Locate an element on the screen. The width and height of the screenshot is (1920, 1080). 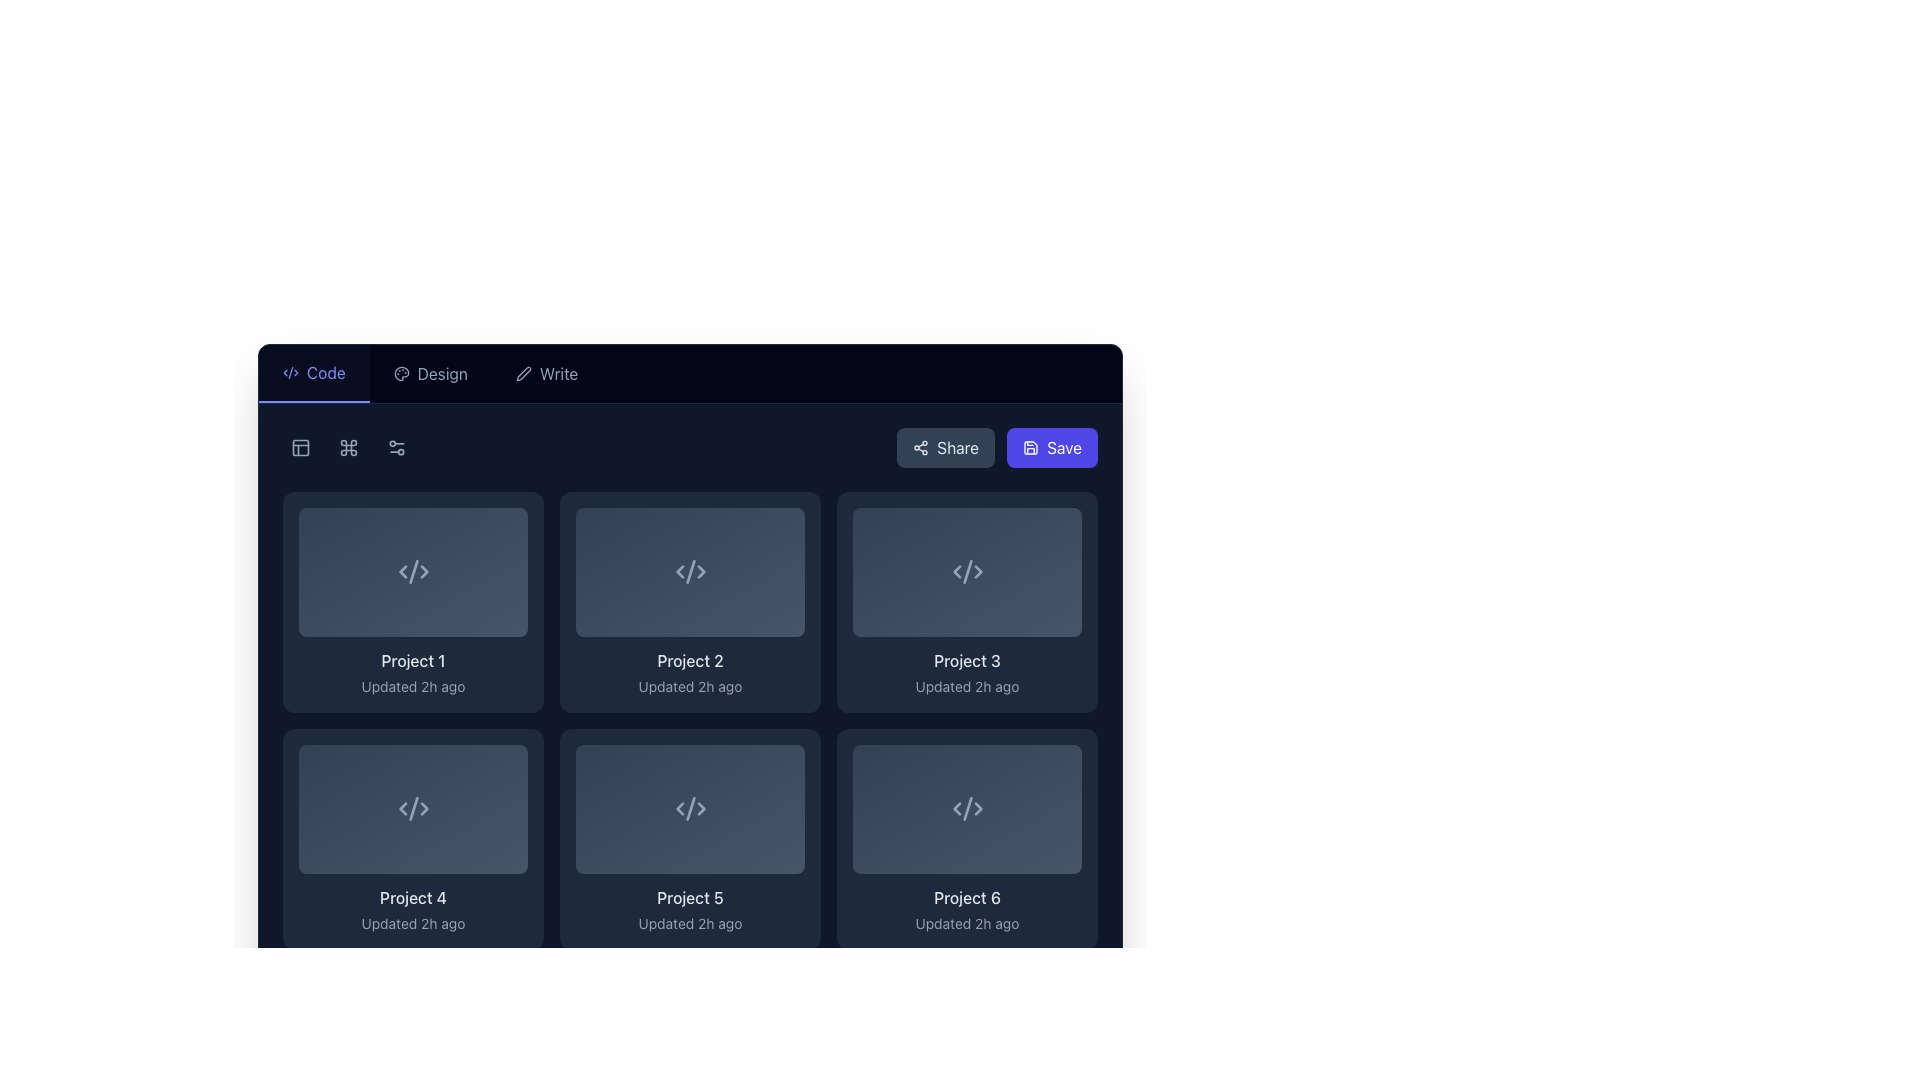
the small, circular palette icon located in the left portion of the horizontal navigation bar, situated between the 'Code' and 'Write' options in the 'Design' section to potentially display more information or a tooltip is located at coordinates (400, 374).